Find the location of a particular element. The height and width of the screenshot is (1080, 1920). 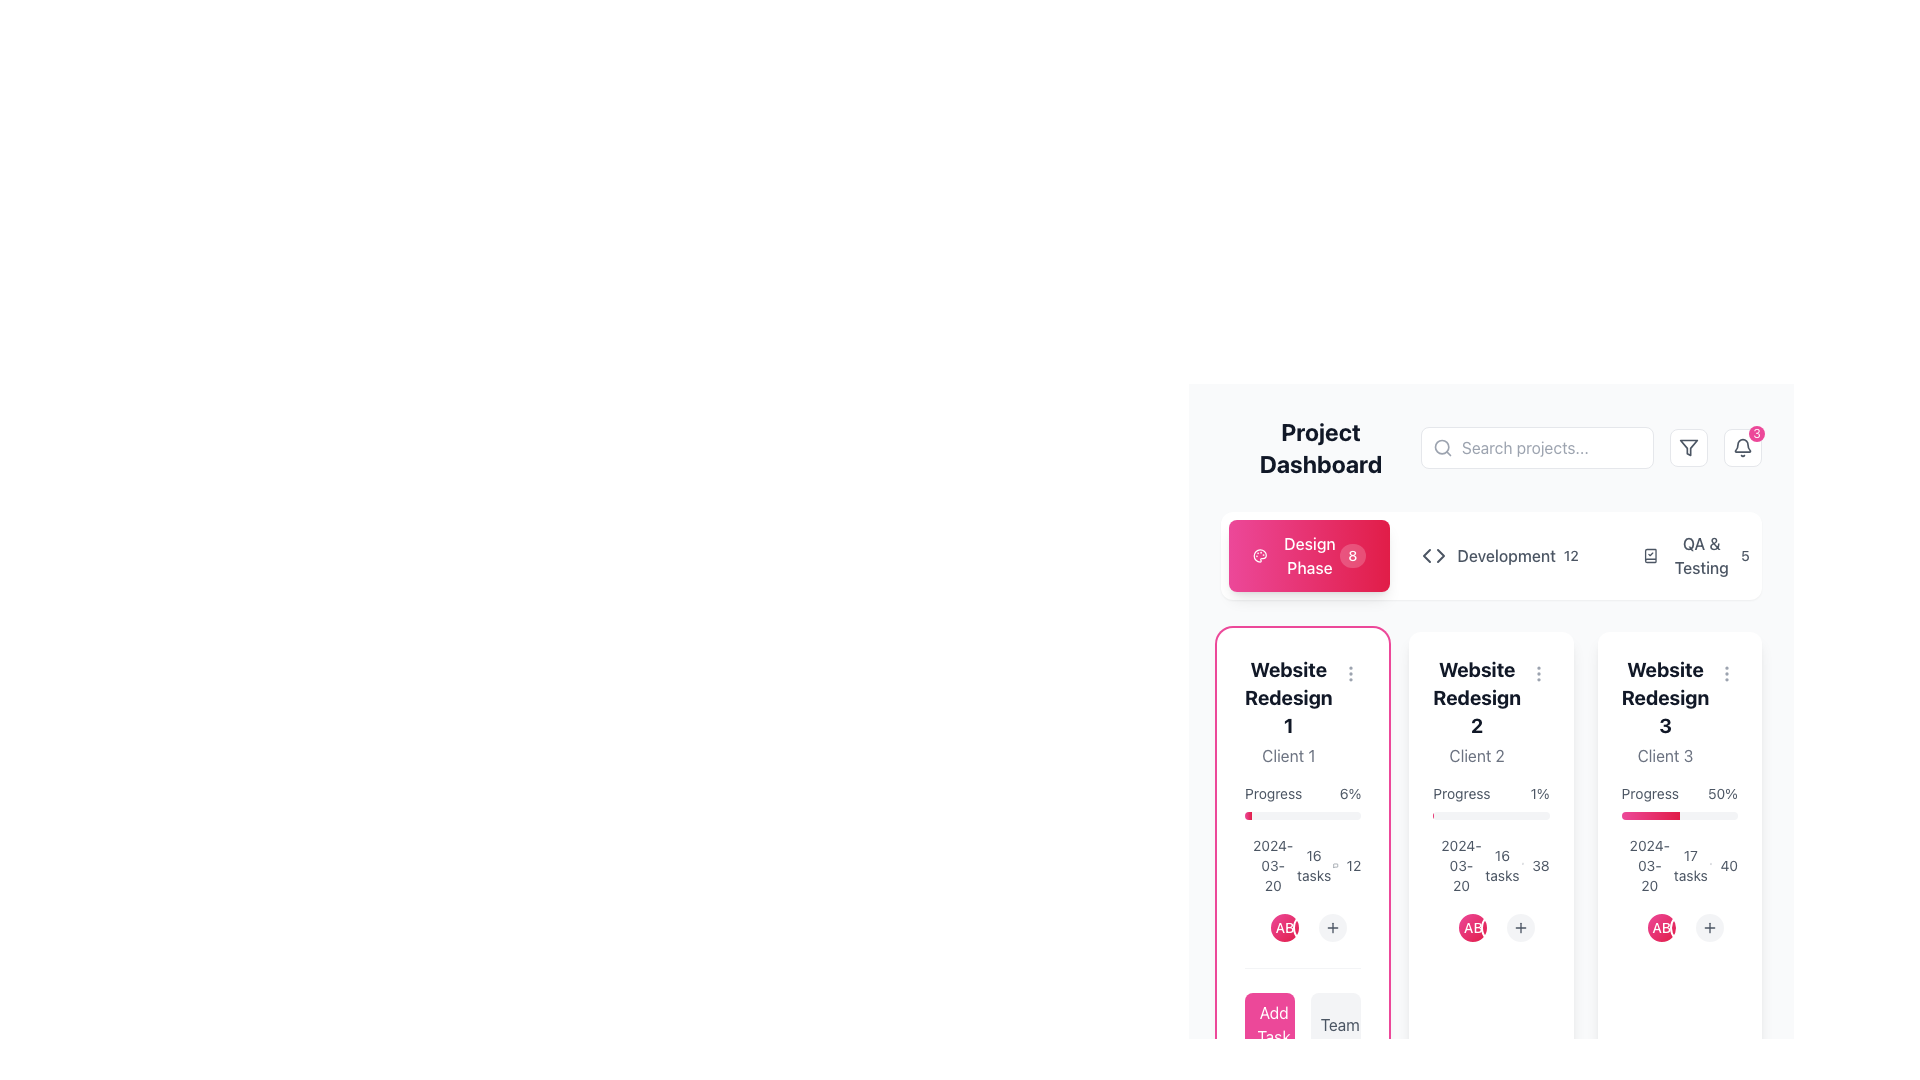

the Informational text cluster displaying the date '2024-03-20', task count '16 tasks', and value '38' located in the 'Website Redesign 2' section under 'Client 2' is located at coordinates (1491, 865).